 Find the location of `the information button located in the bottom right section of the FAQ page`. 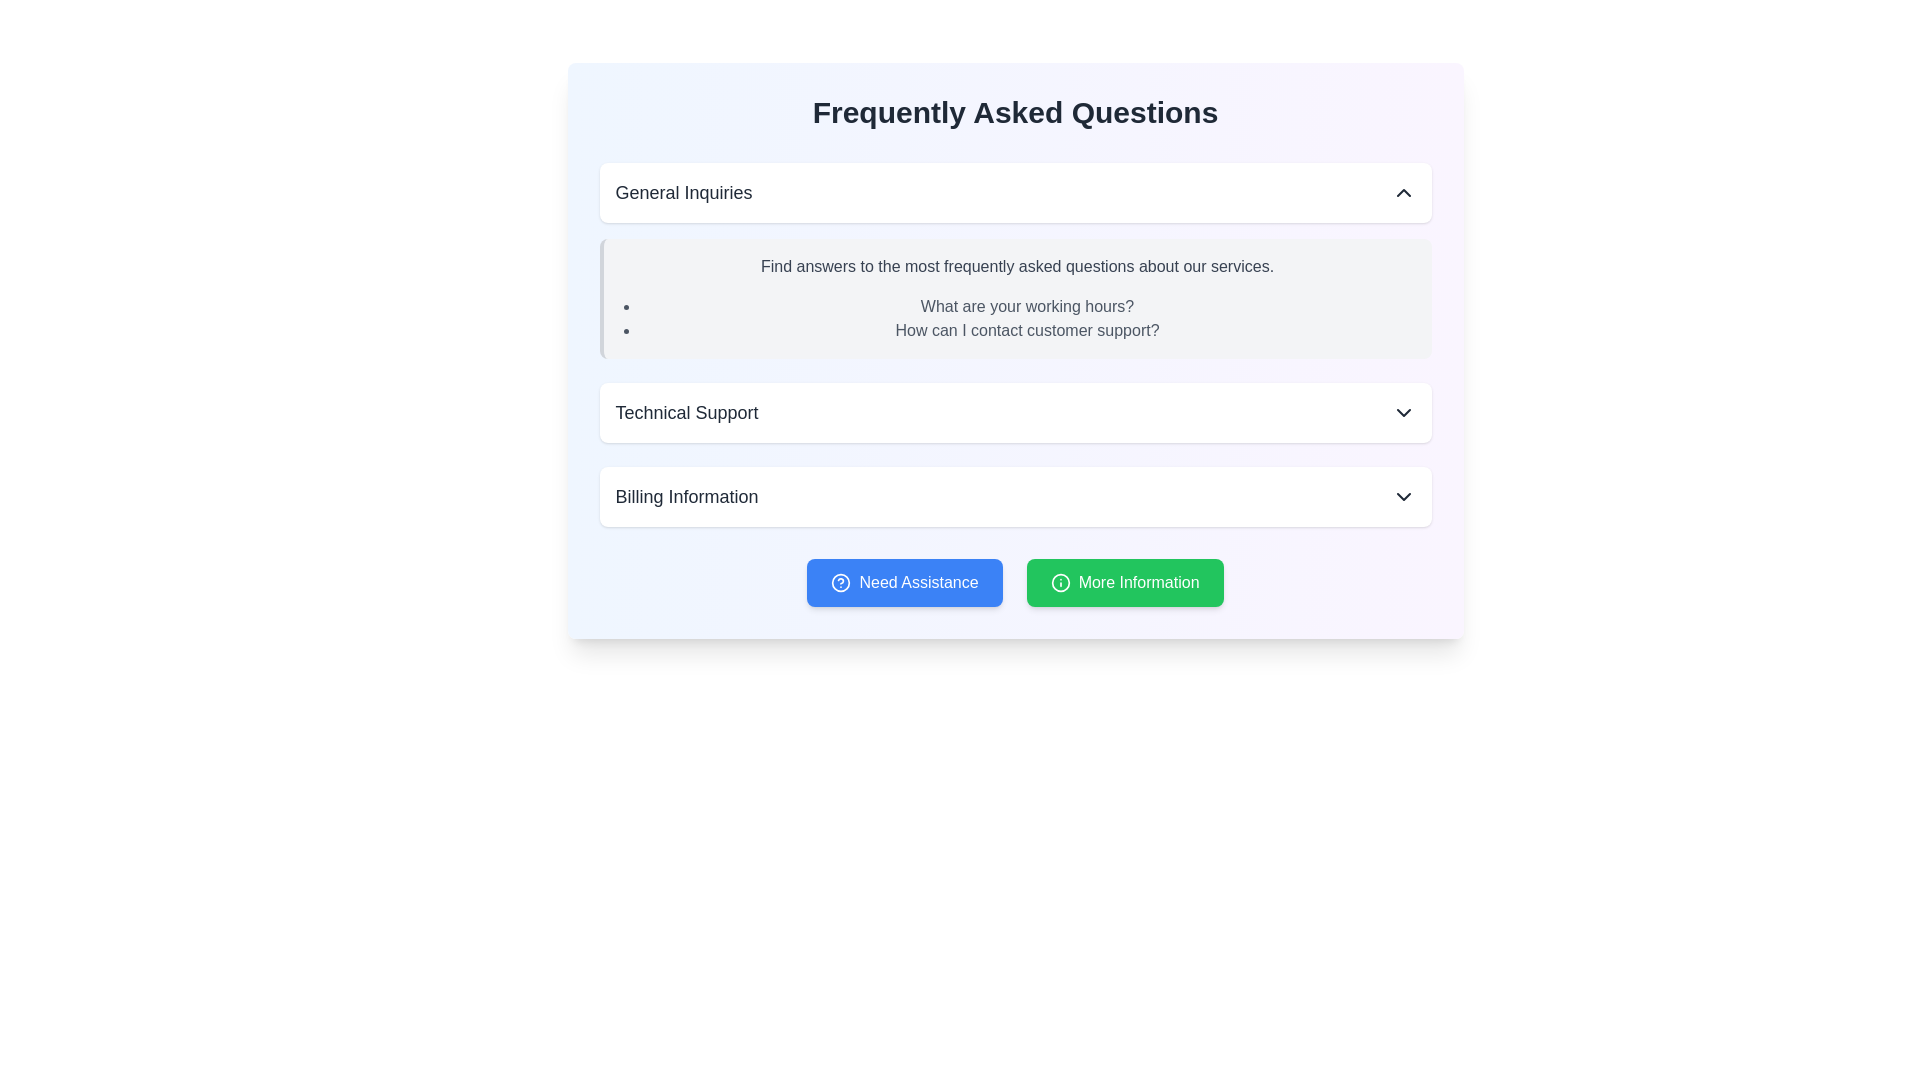

the information button located in the bottom right section of the FAQ page is located at coordinates (1125, 582).